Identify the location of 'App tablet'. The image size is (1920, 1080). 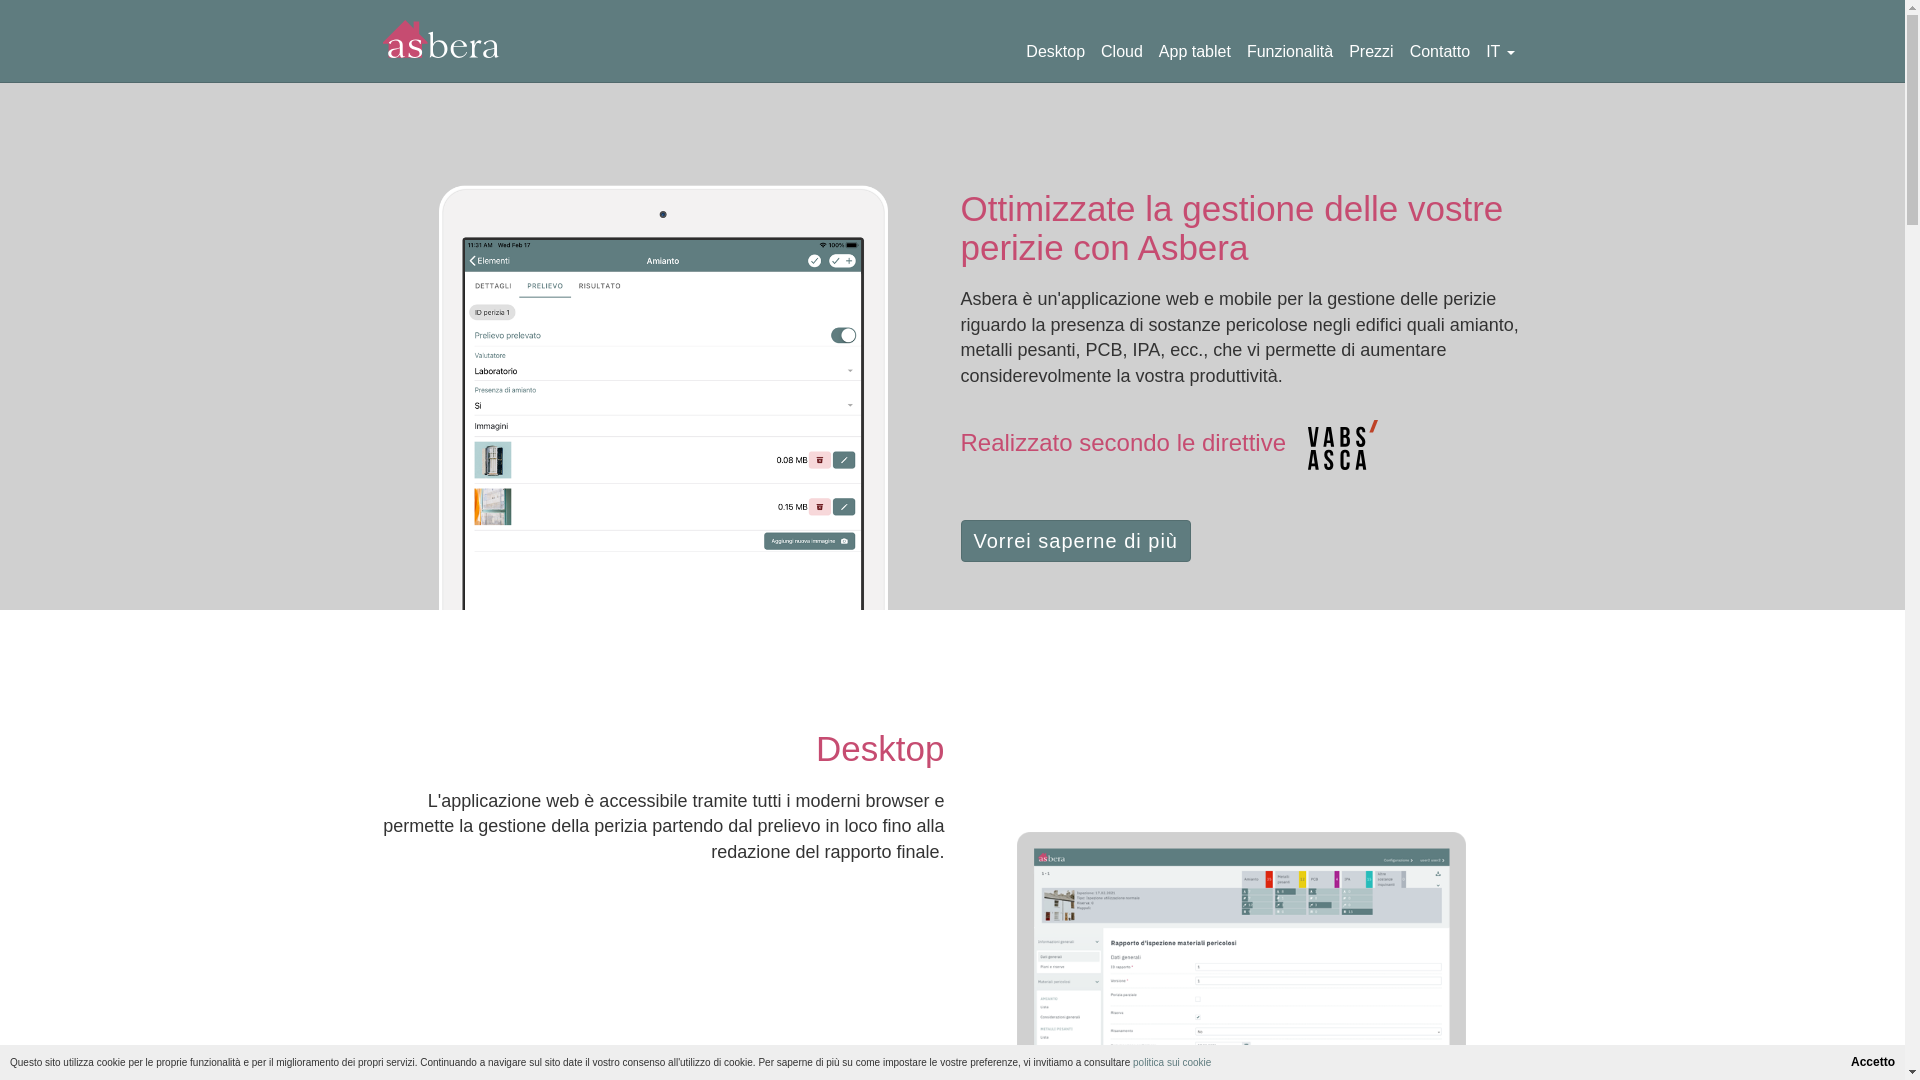
(1195, 44).